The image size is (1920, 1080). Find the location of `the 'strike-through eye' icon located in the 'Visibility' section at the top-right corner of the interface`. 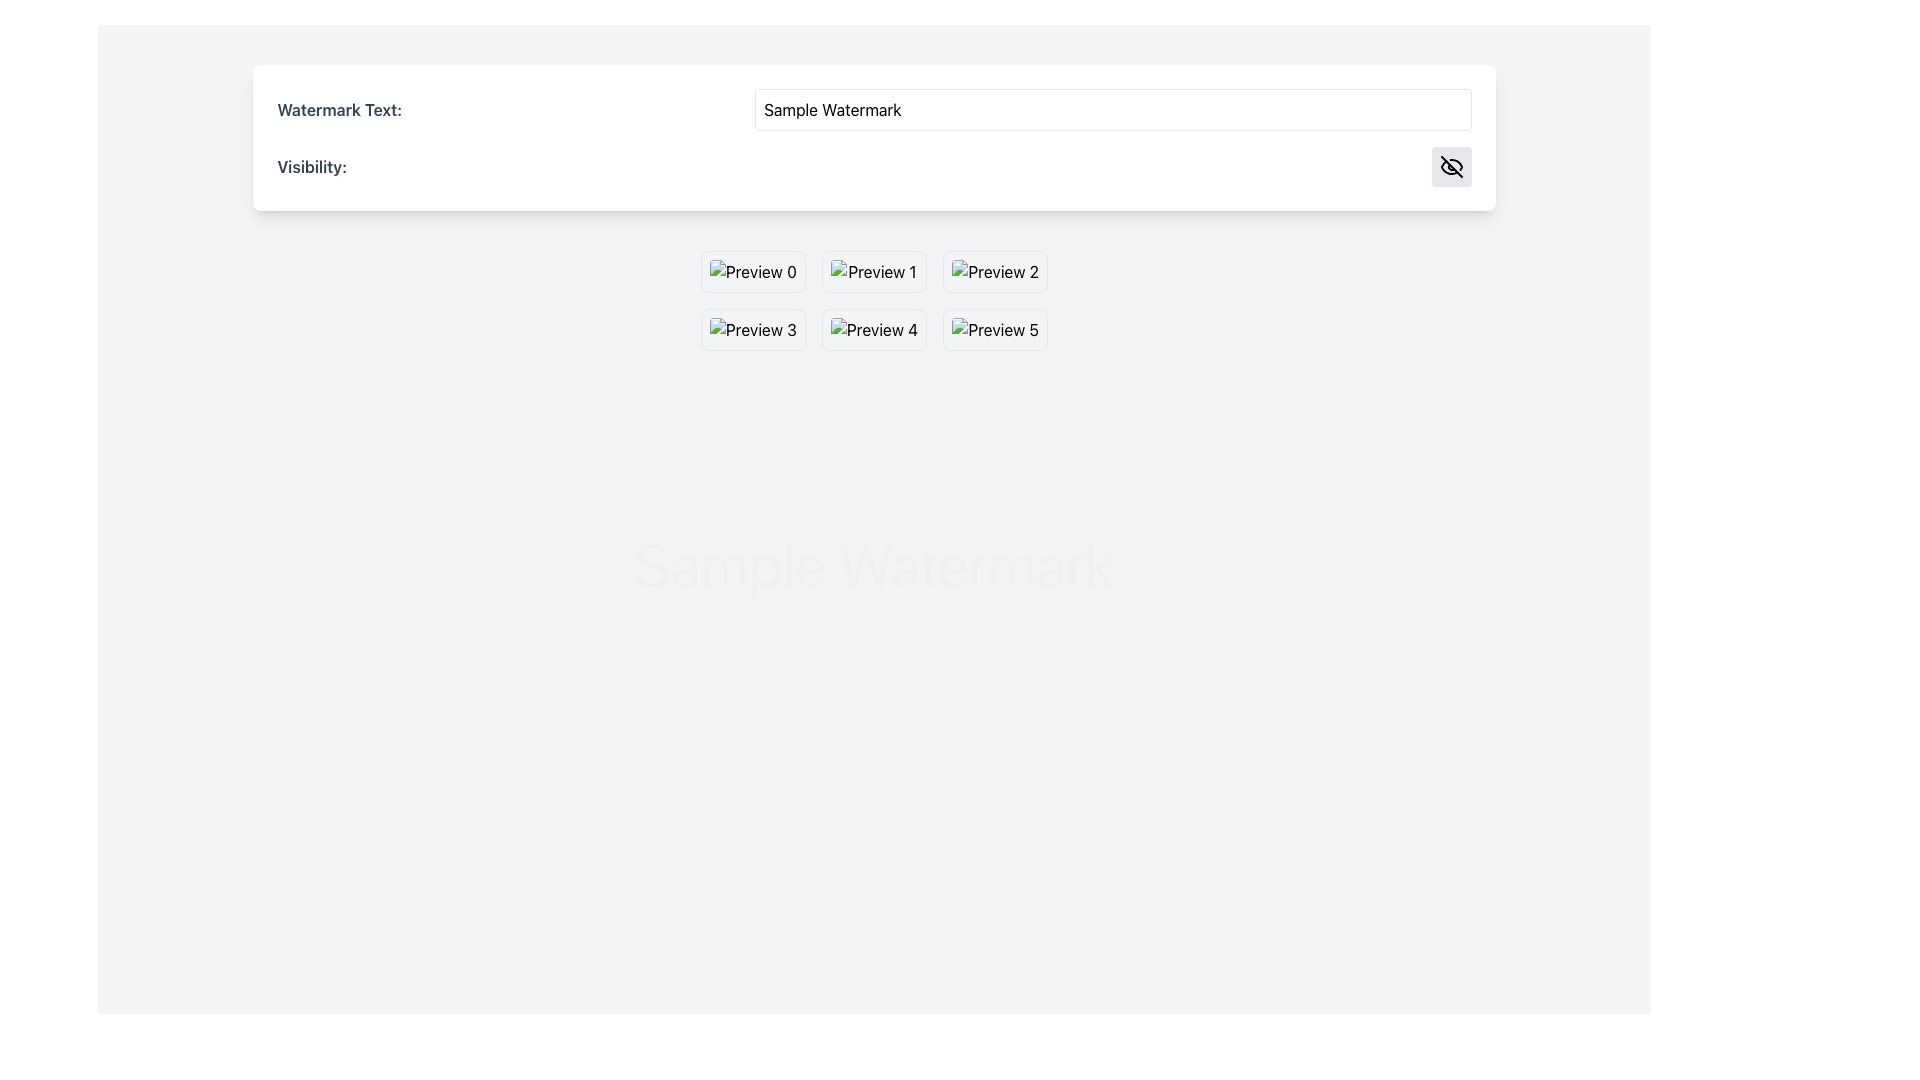

the 'strike-through eye' icon located in the 'Visibility' section at the top-right corner of the interface is located at coordinates (1451, 165).